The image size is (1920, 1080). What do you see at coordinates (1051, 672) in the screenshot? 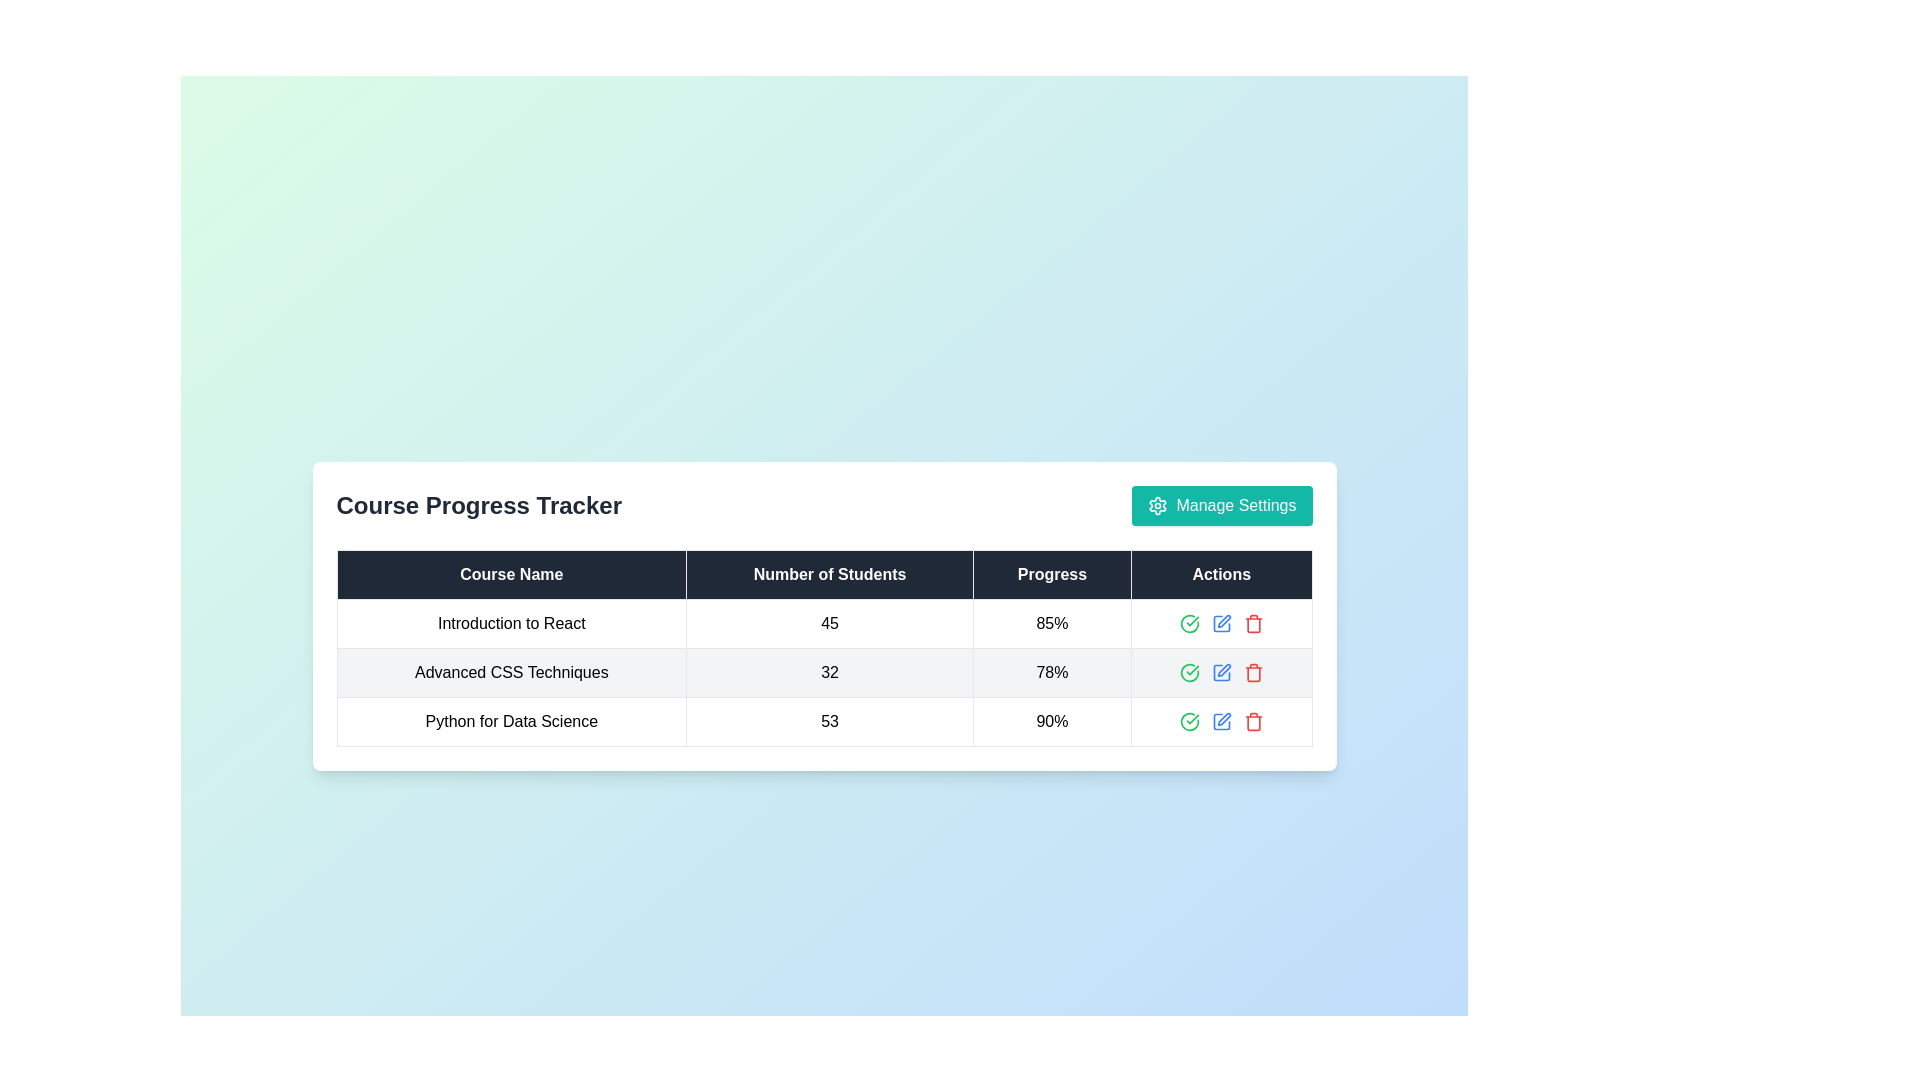
I see `the text element displaying '78%' in bold black font, located in the third column of the second row of the 'Course Progress Tracker' table, aligned with the 'Progress' header and corresponding to 'Advanced CSS Techniques'` at bounding box center [1051, 672].